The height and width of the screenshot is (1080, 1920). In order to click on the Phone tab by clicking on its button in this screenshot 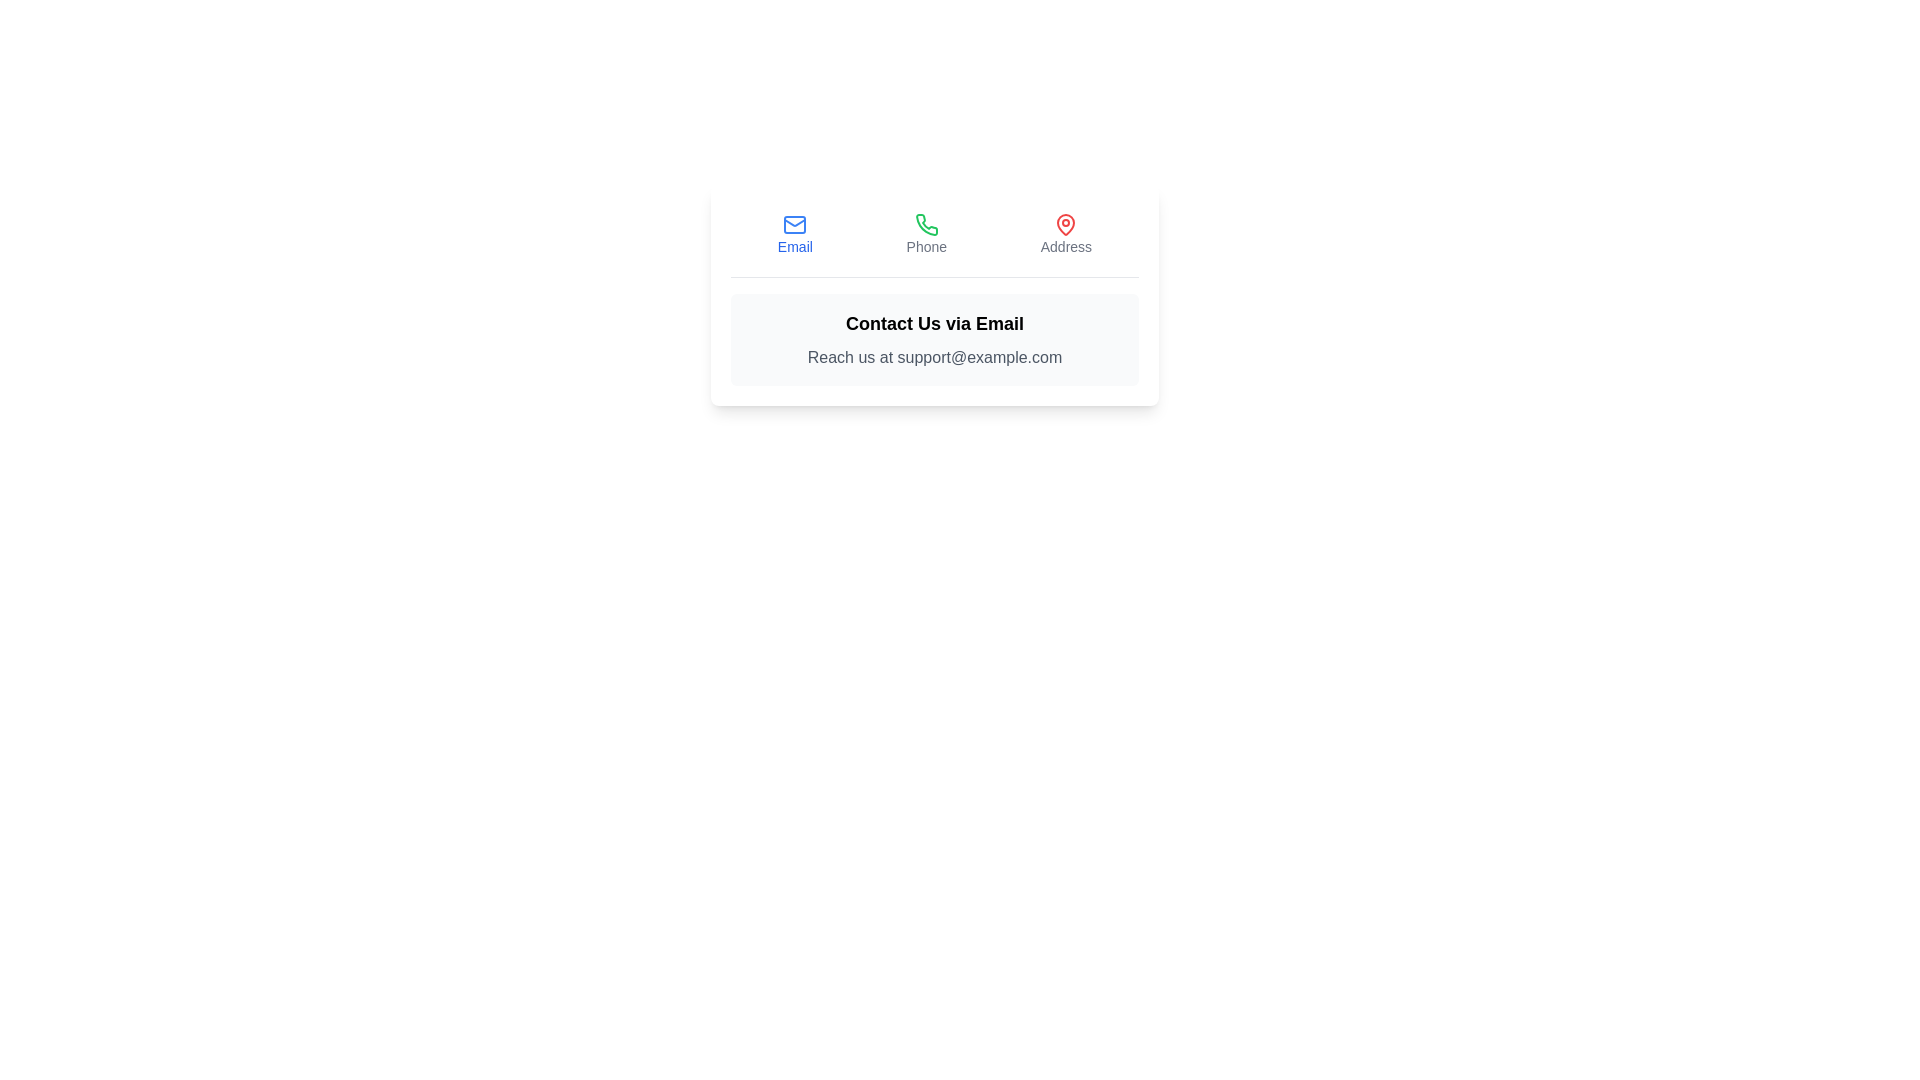, I will do `click(925, 234)`.